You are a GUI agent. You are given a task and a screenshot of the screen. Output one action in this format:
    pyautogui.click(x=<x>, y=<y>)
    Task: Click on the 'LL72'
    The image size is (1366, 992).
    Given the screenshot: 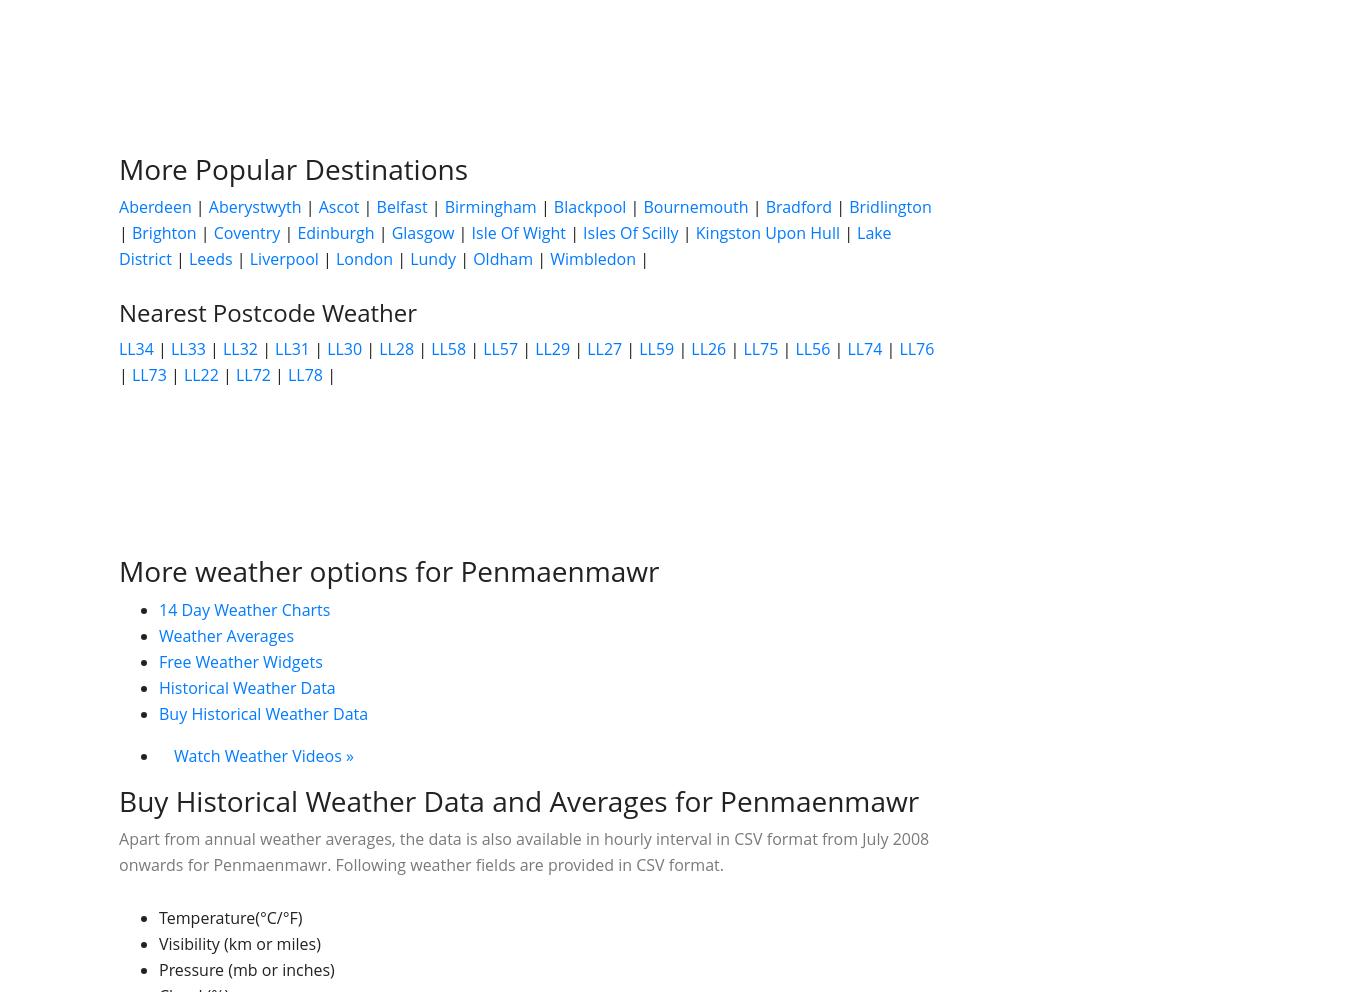 What is the action you would take?
    pyautogui.click(x=252, y=374)
    